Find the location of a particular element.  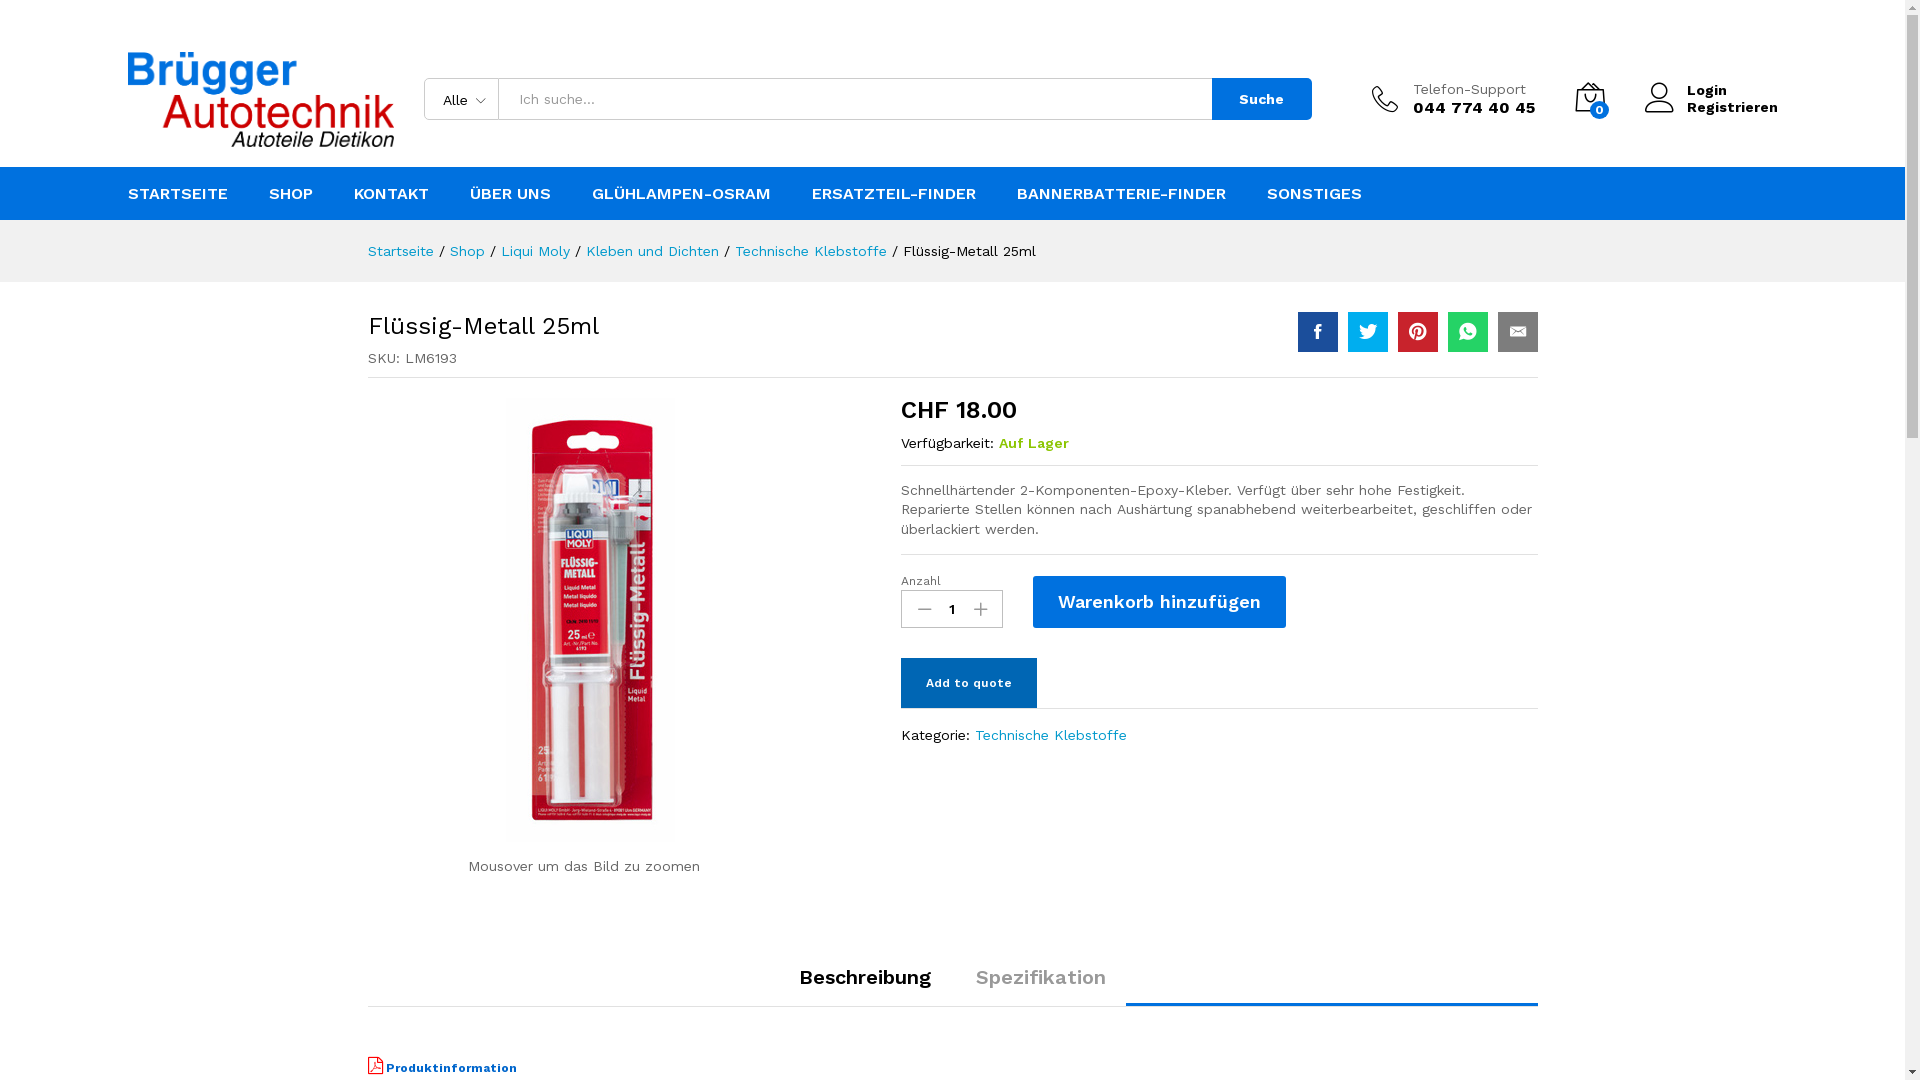

'SONSTIGES' is located at coordinates (1313, 193).